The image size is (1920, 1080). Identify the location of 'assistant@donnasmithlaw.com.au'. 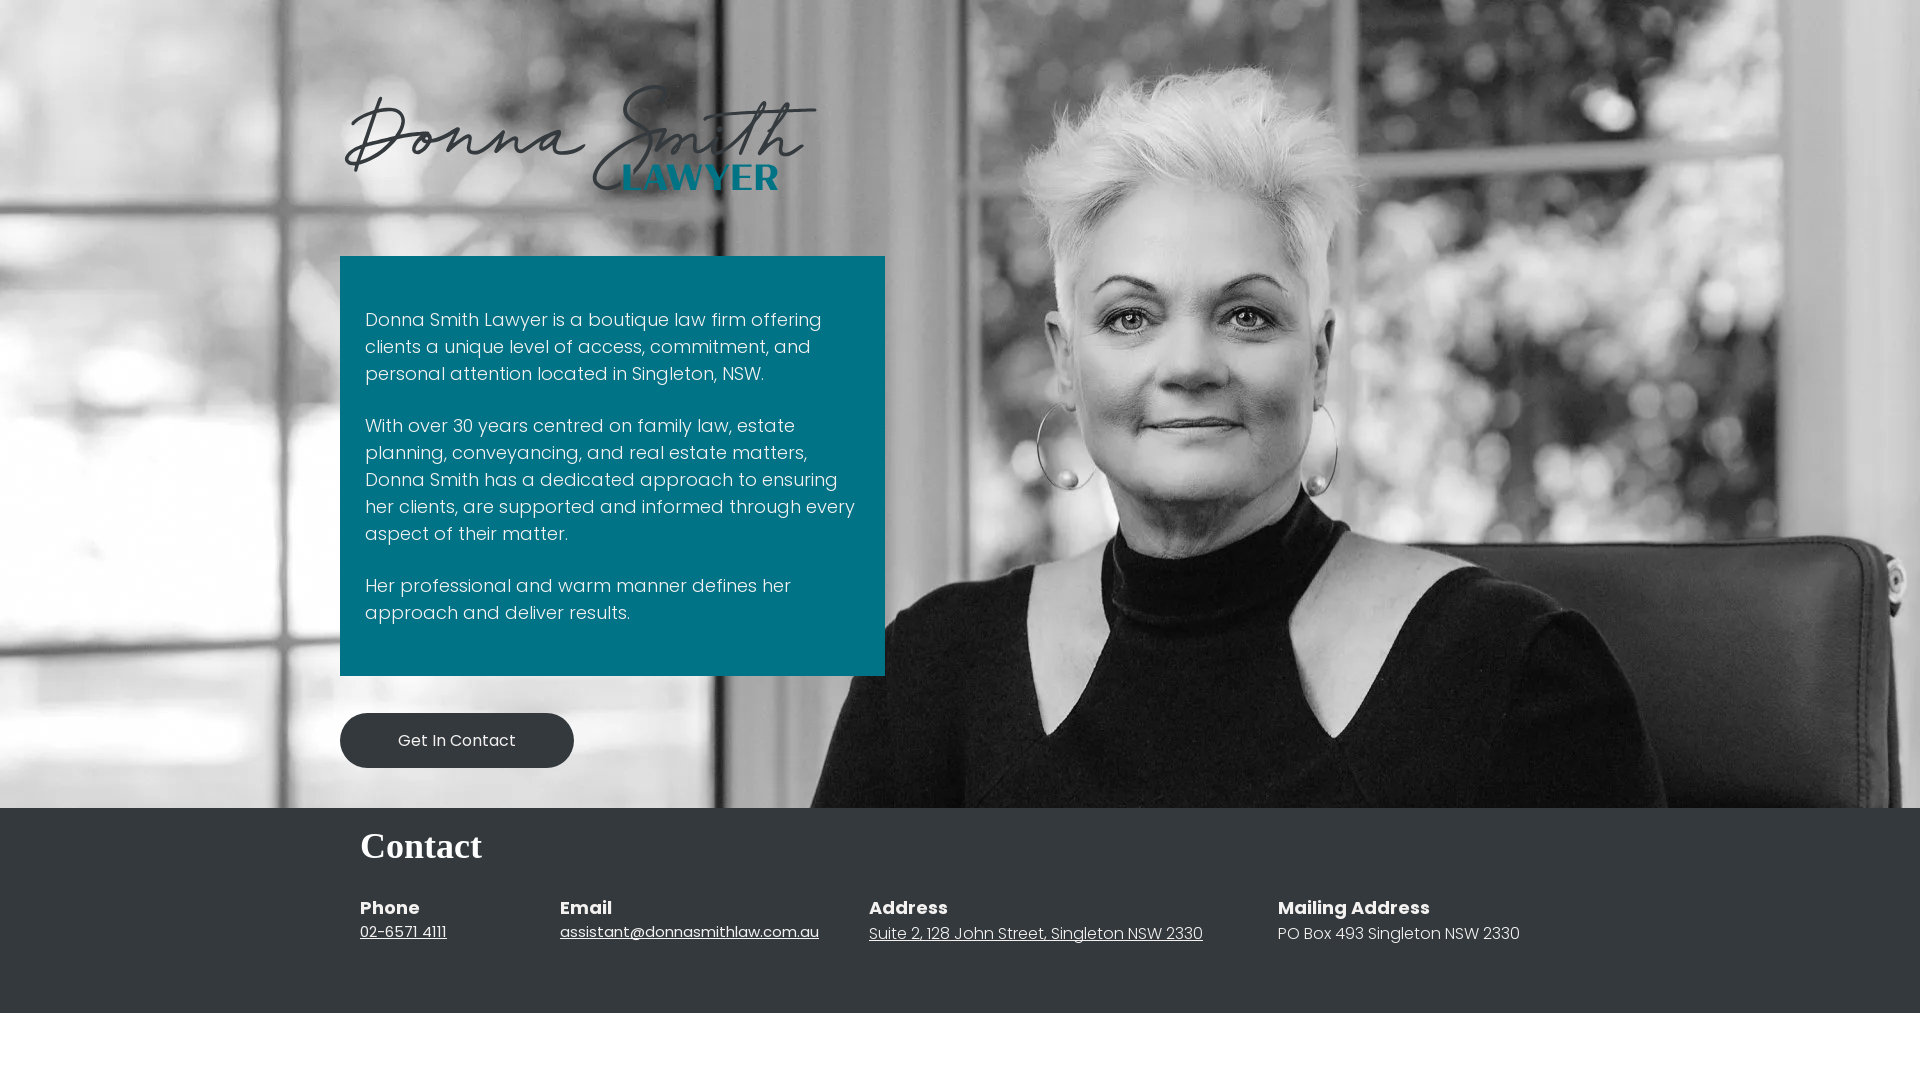
(689, 931).